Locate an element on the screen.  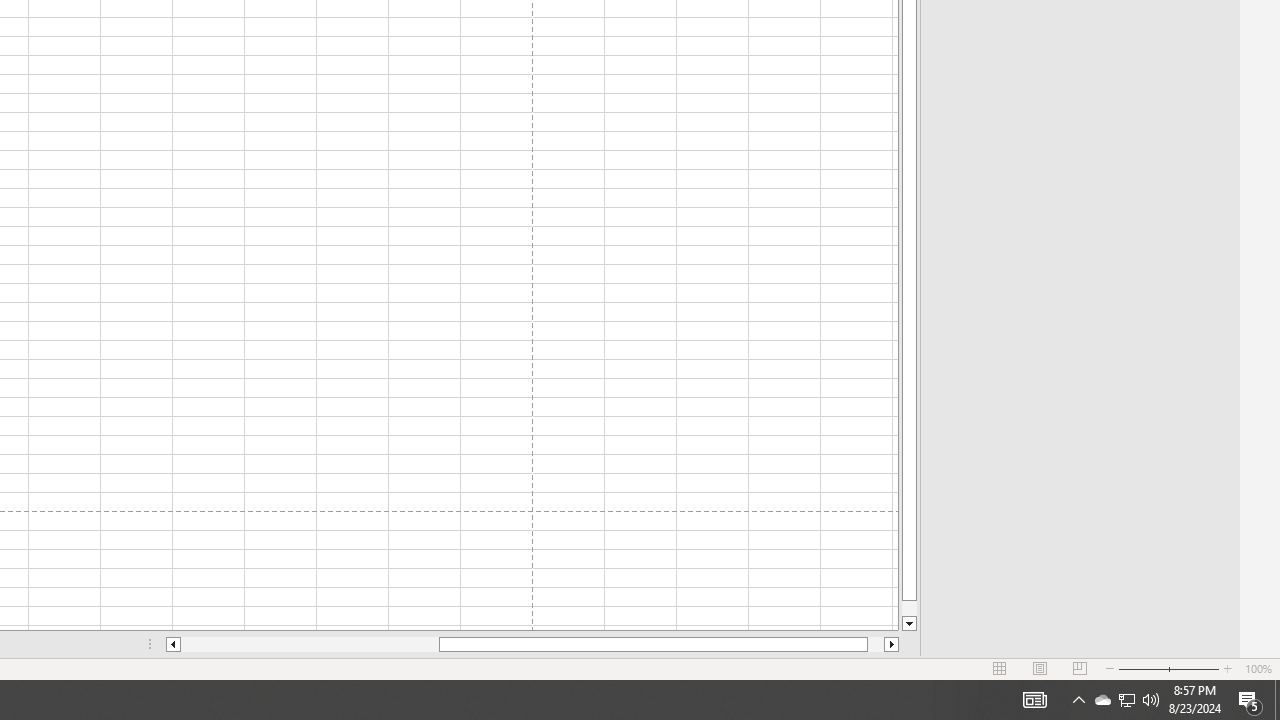
'Page Layout' is located at coordinates (1040, 669).